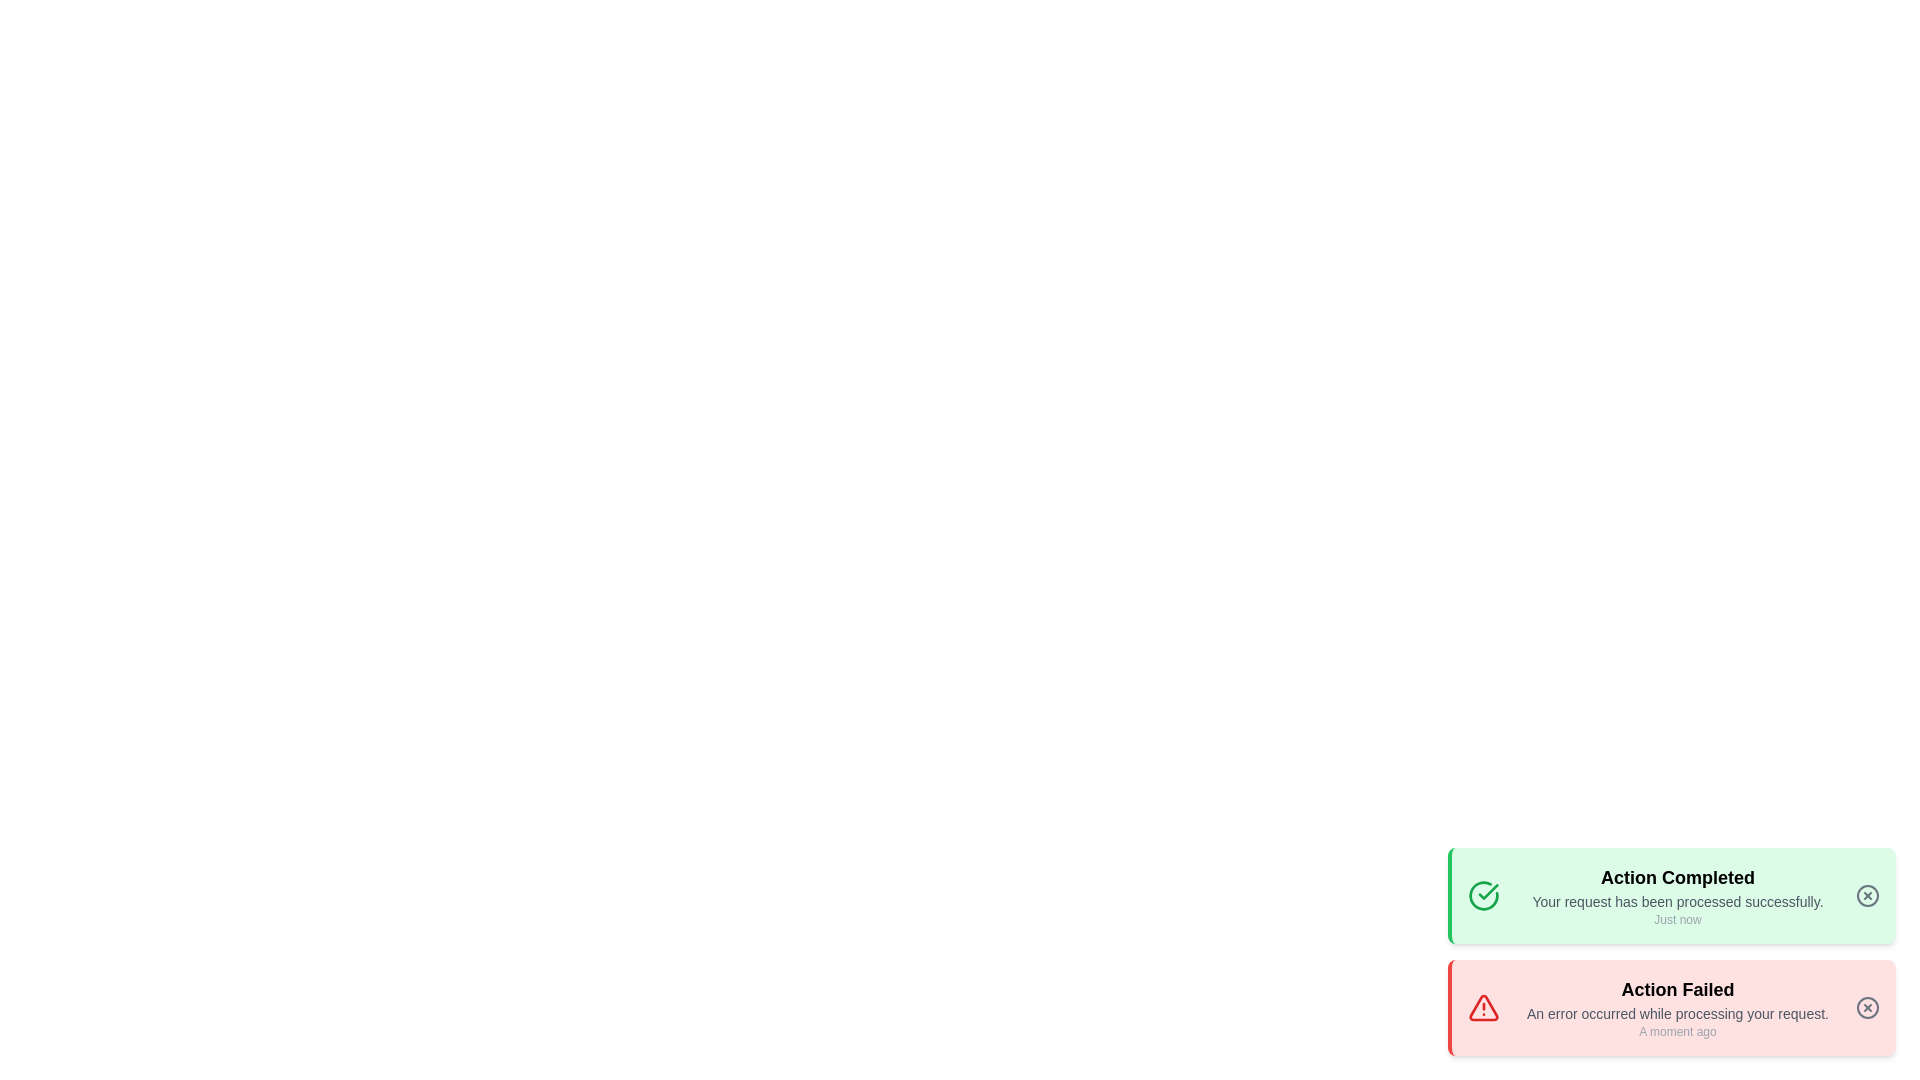 This screenshot has width=1920, height=1080. Describe the element at coordinates (1671, 894) in the screenshot. I see `the notification to display its details` at that location.